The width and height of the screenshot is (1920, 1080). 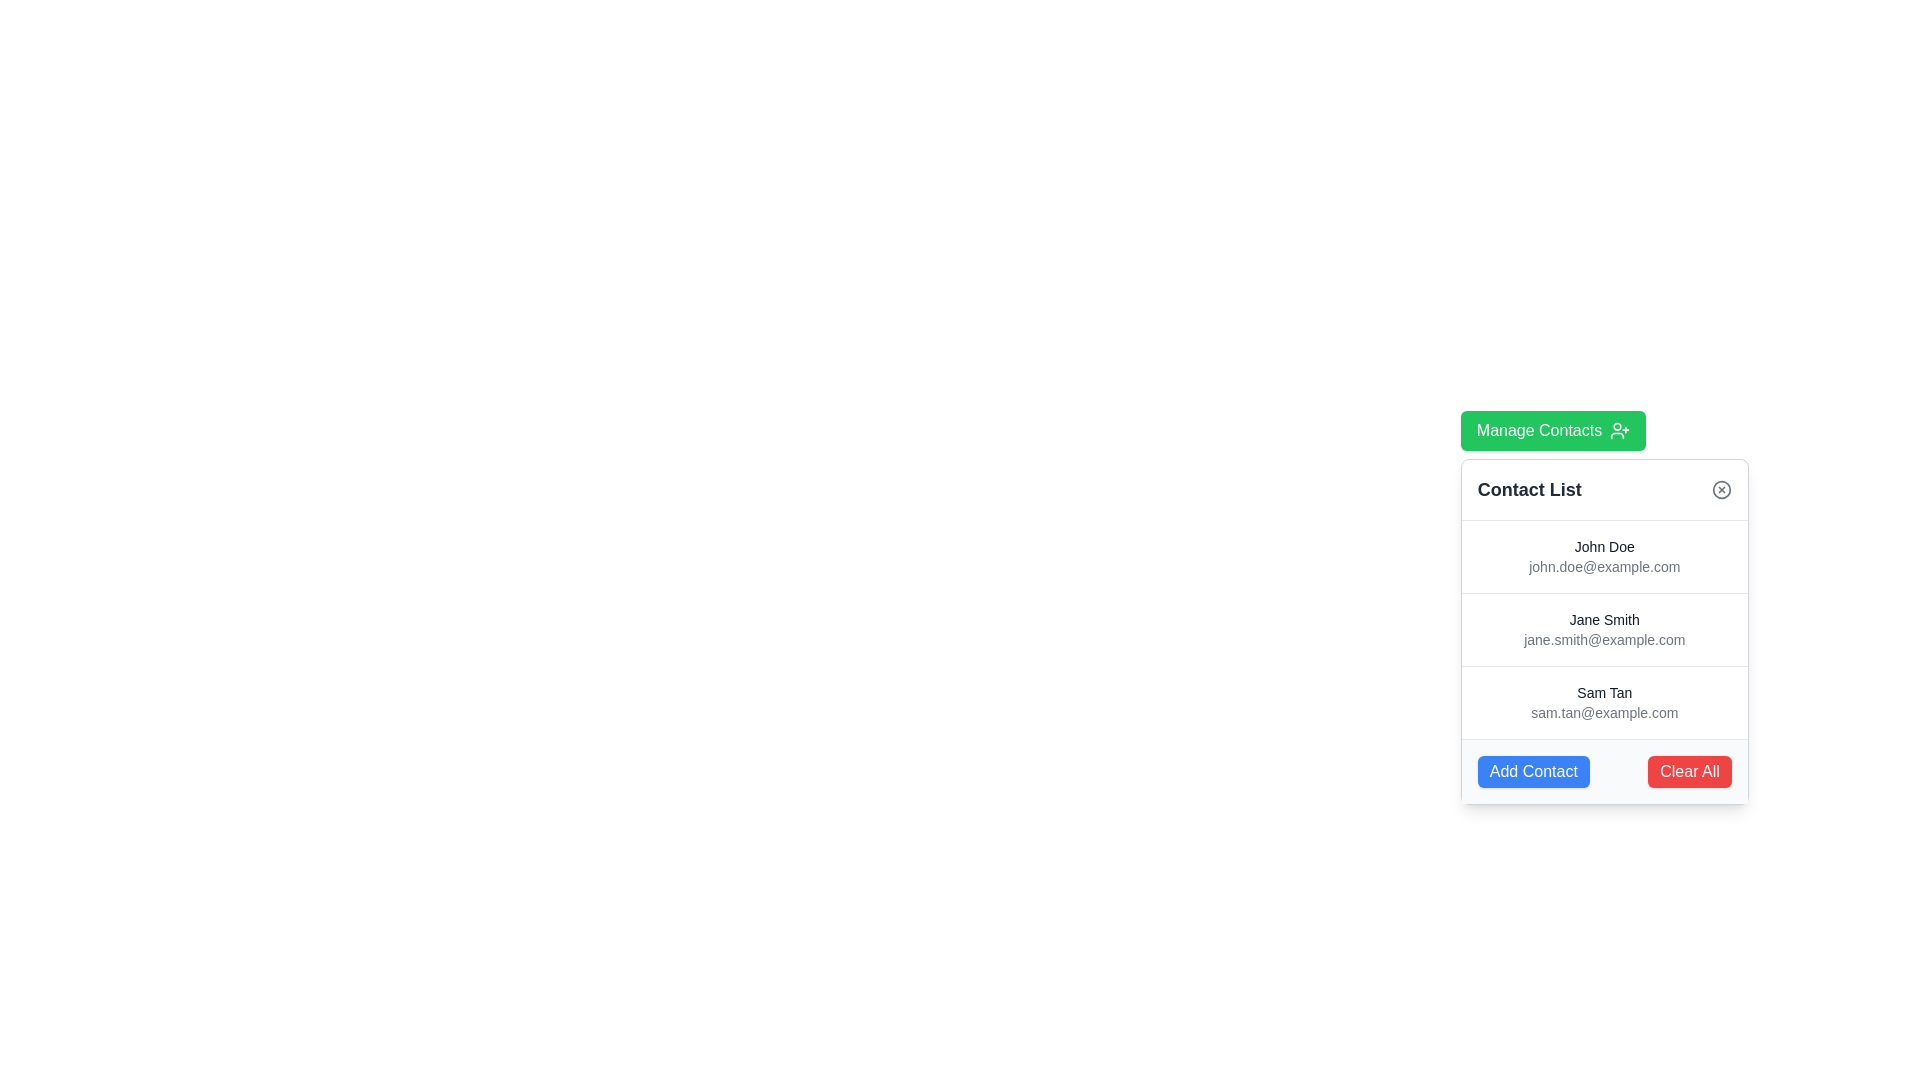 What do you see at coordinates (1532, 770) in the screenshot?
I see `the button located in the lower-left corner of the 'Contact List' interface` at bounding box center [1532, 770].